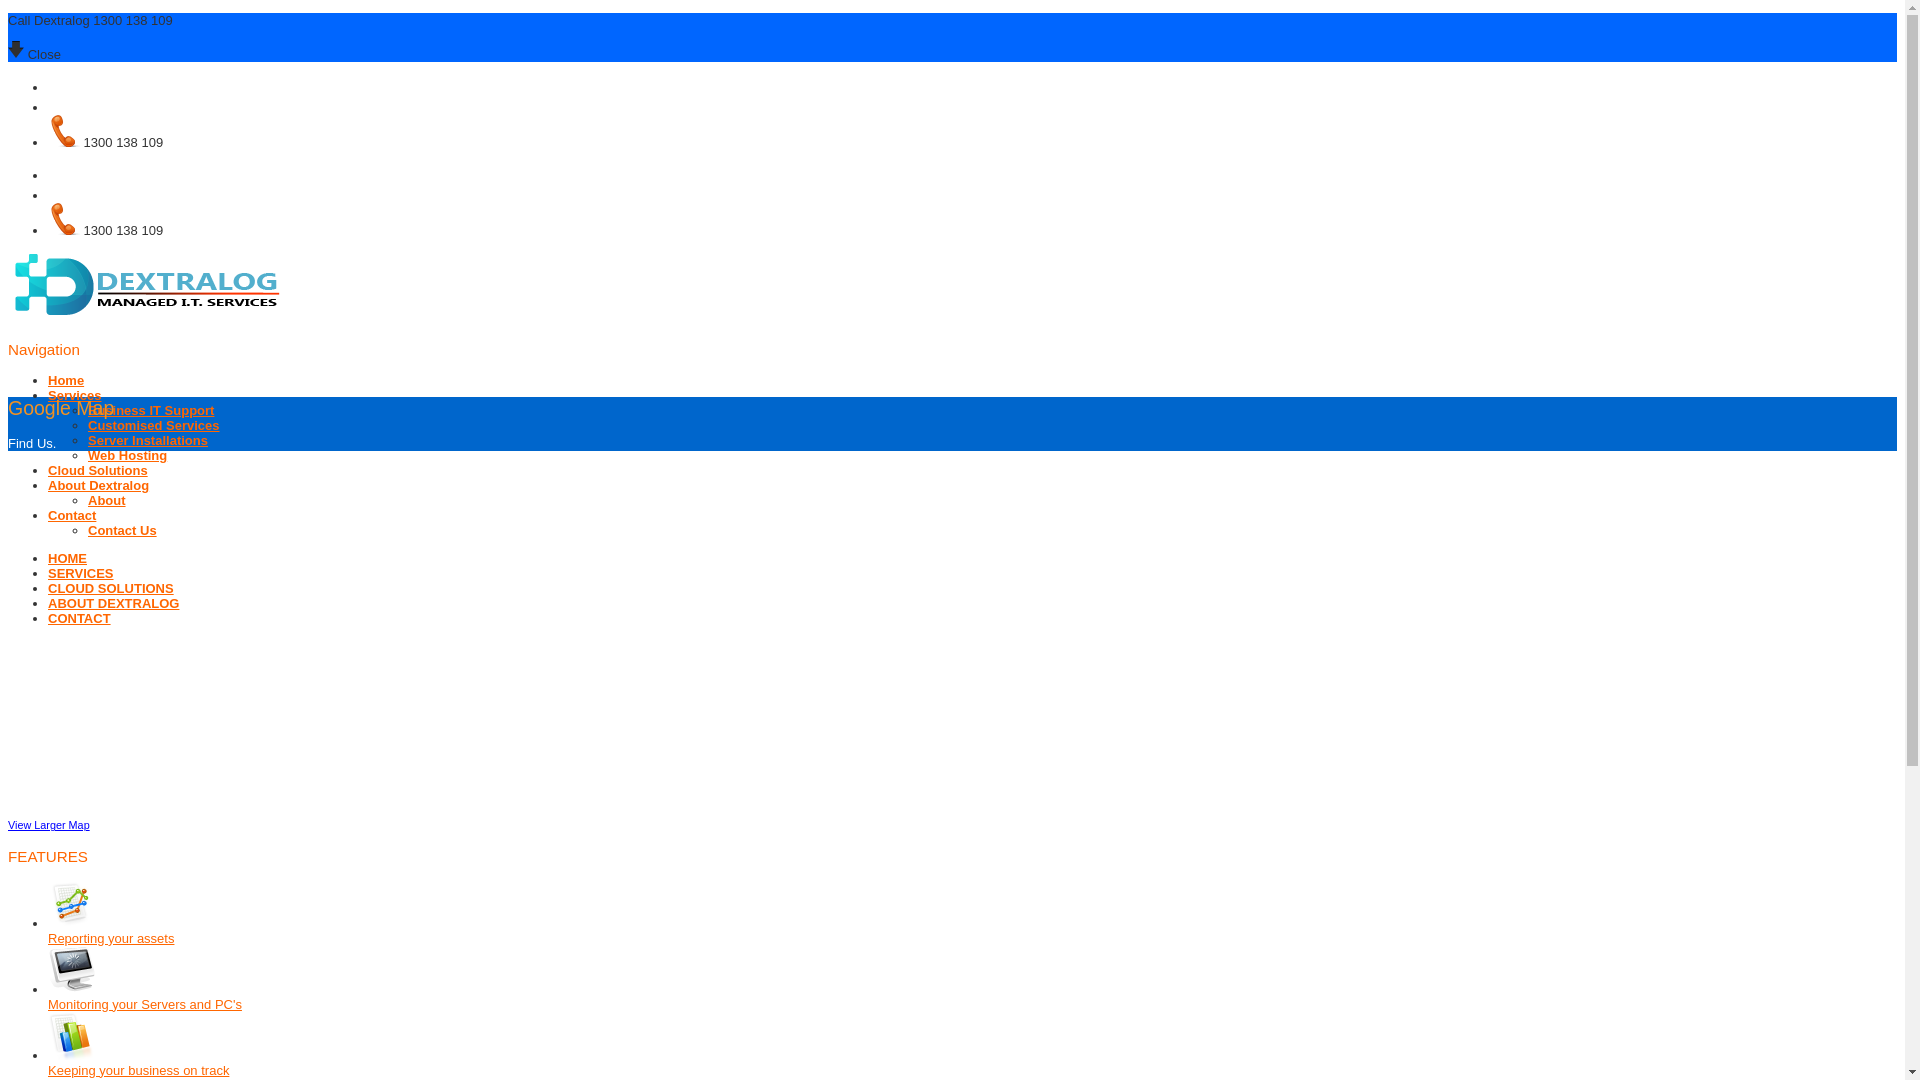 The width and height of the screenshot is (1920, 1080). Describe the element at coordinates (137, 1069) in the screenshot. I see `'Keeping your business on track'` at that location.